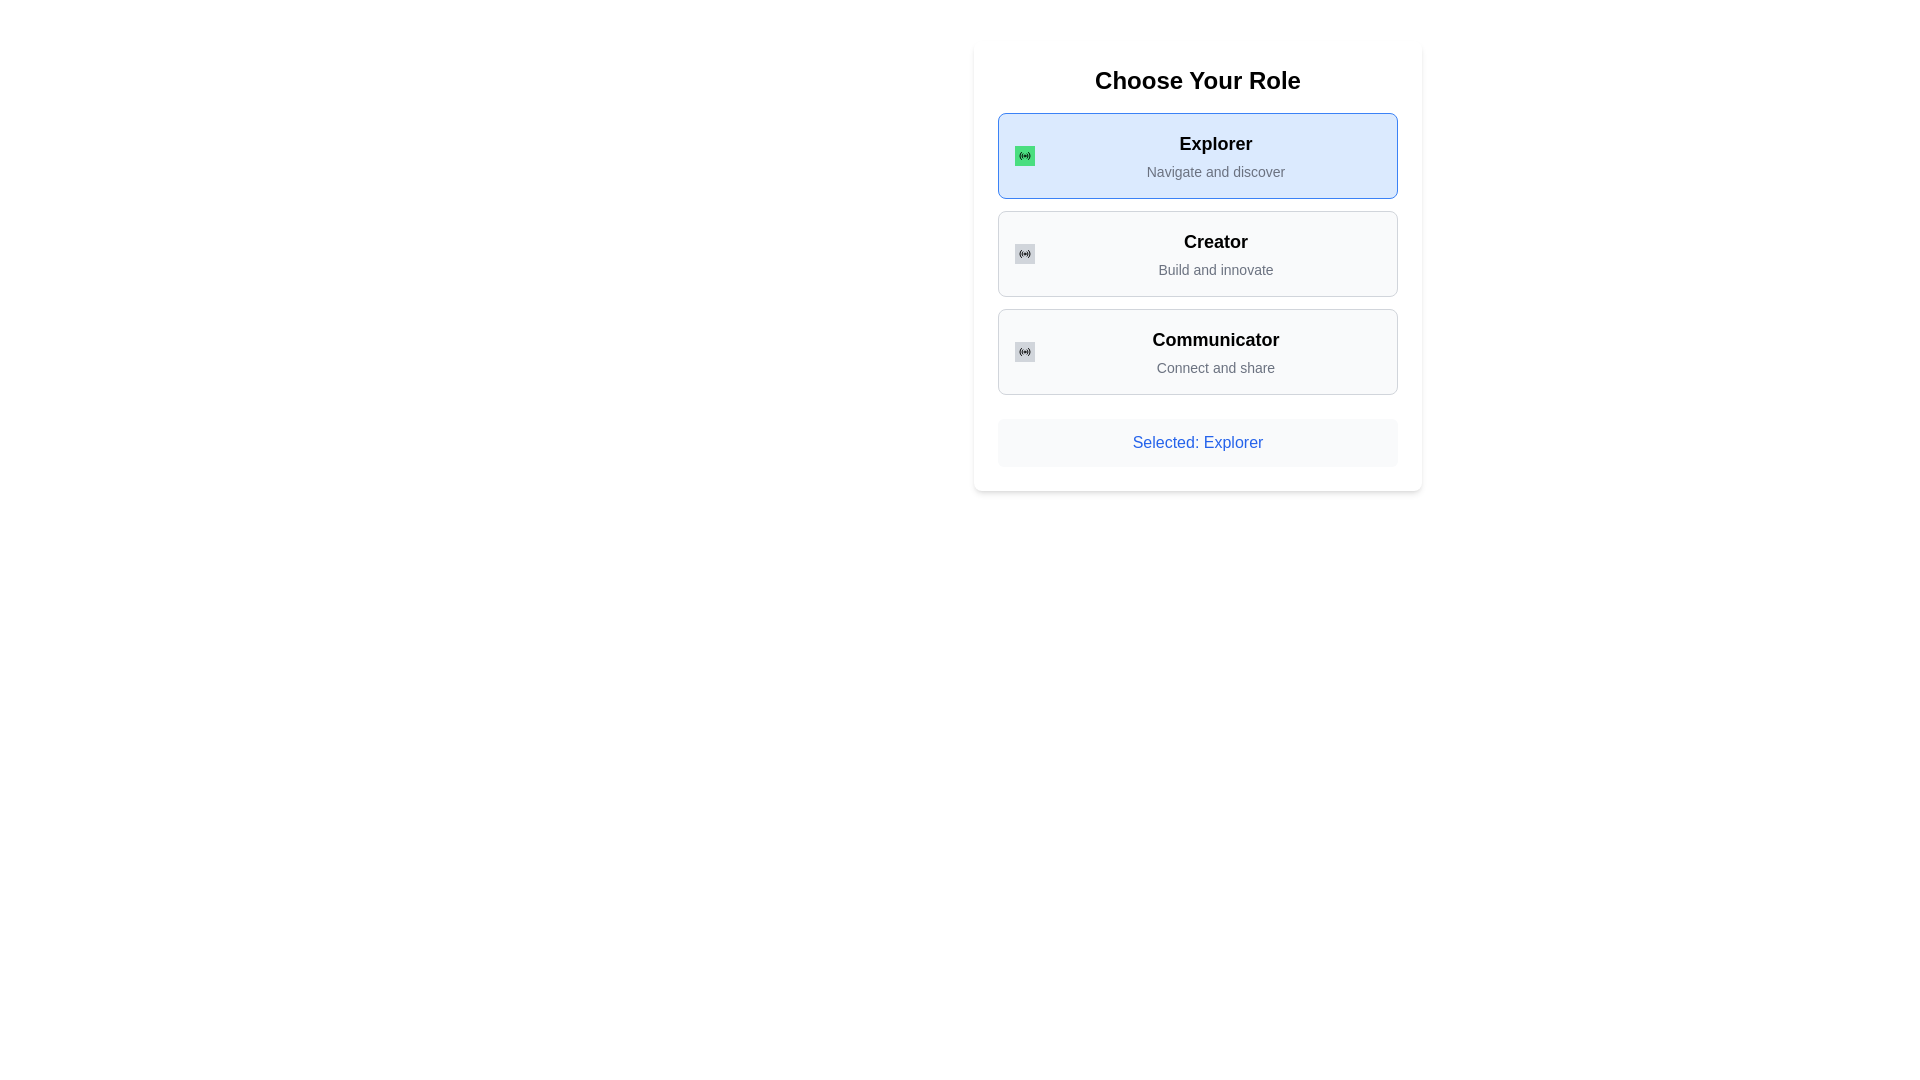  Describe the element at coordinates (1198, 253) in the screenshot. I see `the 'Creator' role selection button located below the 'Explorer' option and above the 'Communicator' option in the role-selection interface` at that location.